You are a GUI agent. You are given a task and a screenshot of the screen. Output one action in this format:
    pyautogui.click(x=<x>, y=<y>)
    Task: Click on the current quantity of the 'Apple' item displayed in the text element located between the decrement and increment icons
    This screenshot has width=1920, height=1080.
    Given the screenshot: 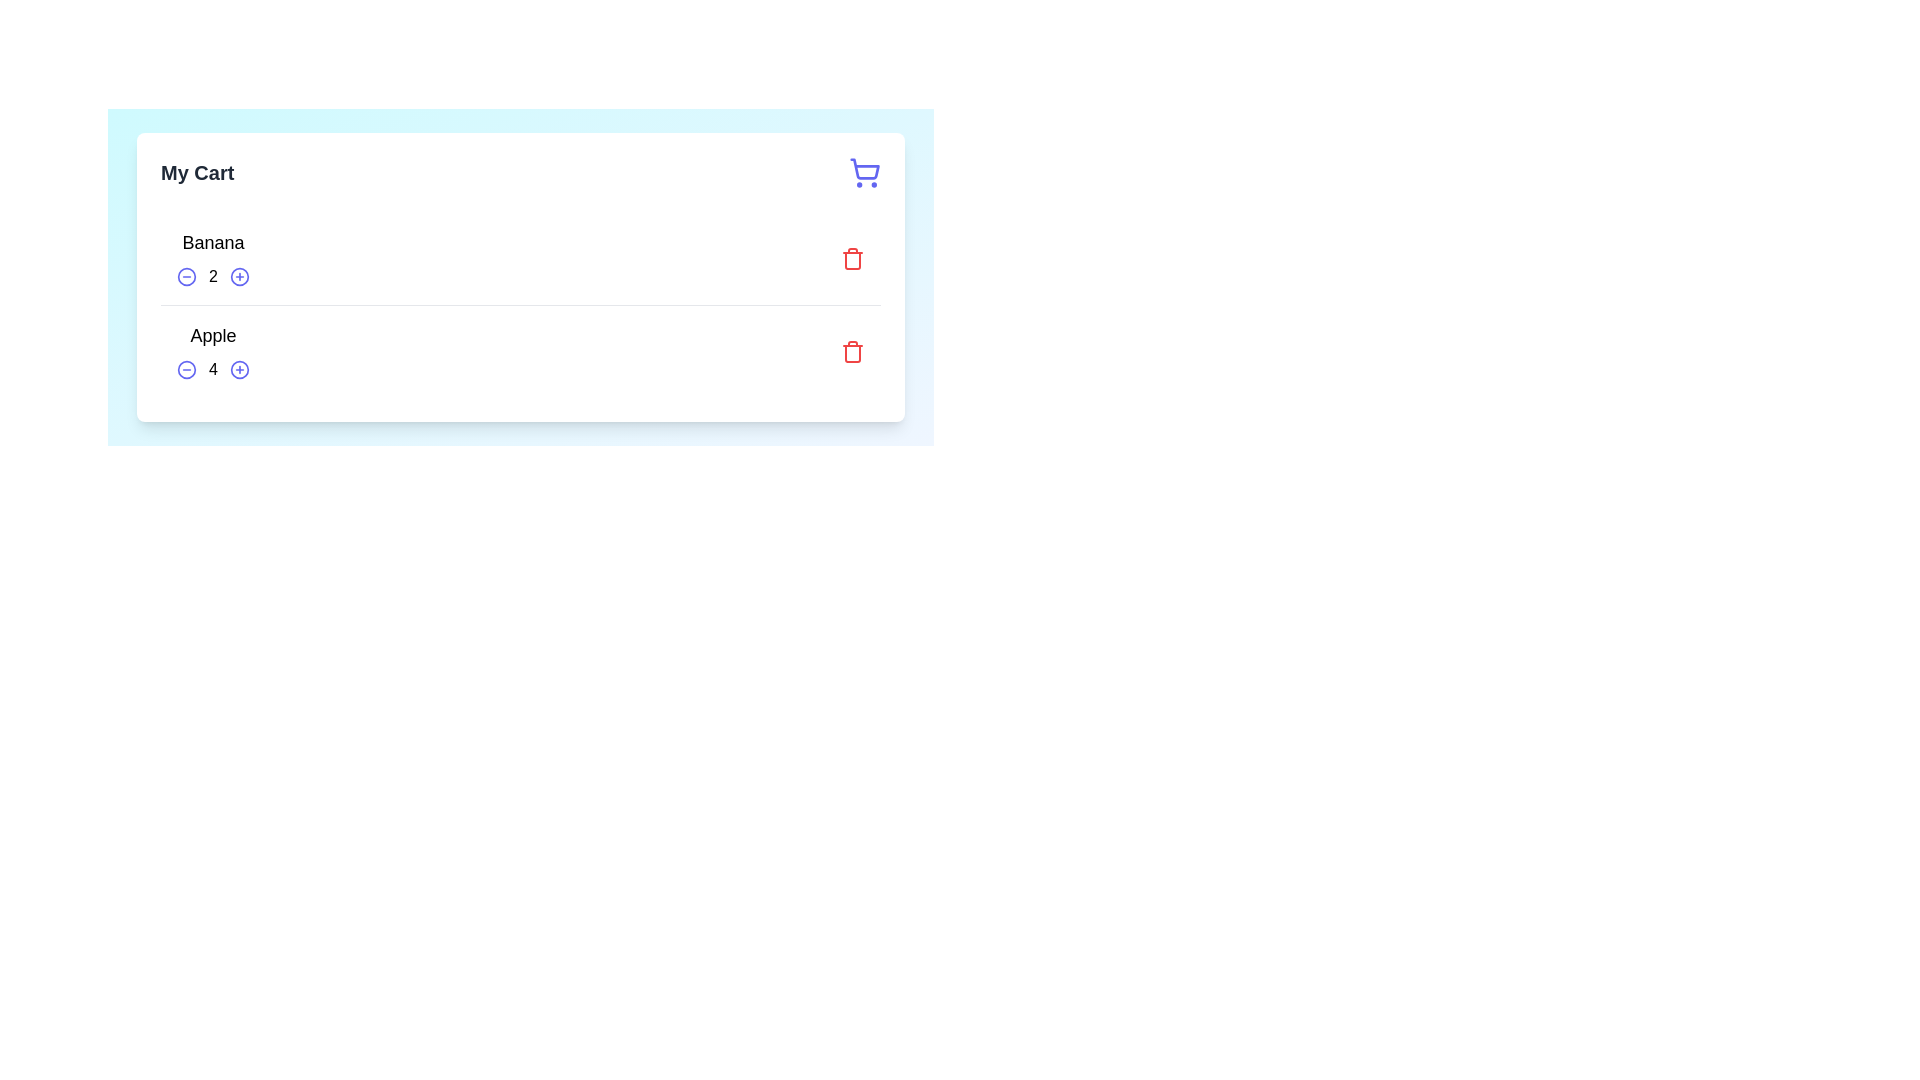 What is the action you would take?
    pyautogui.click(x=213, y=370)
    